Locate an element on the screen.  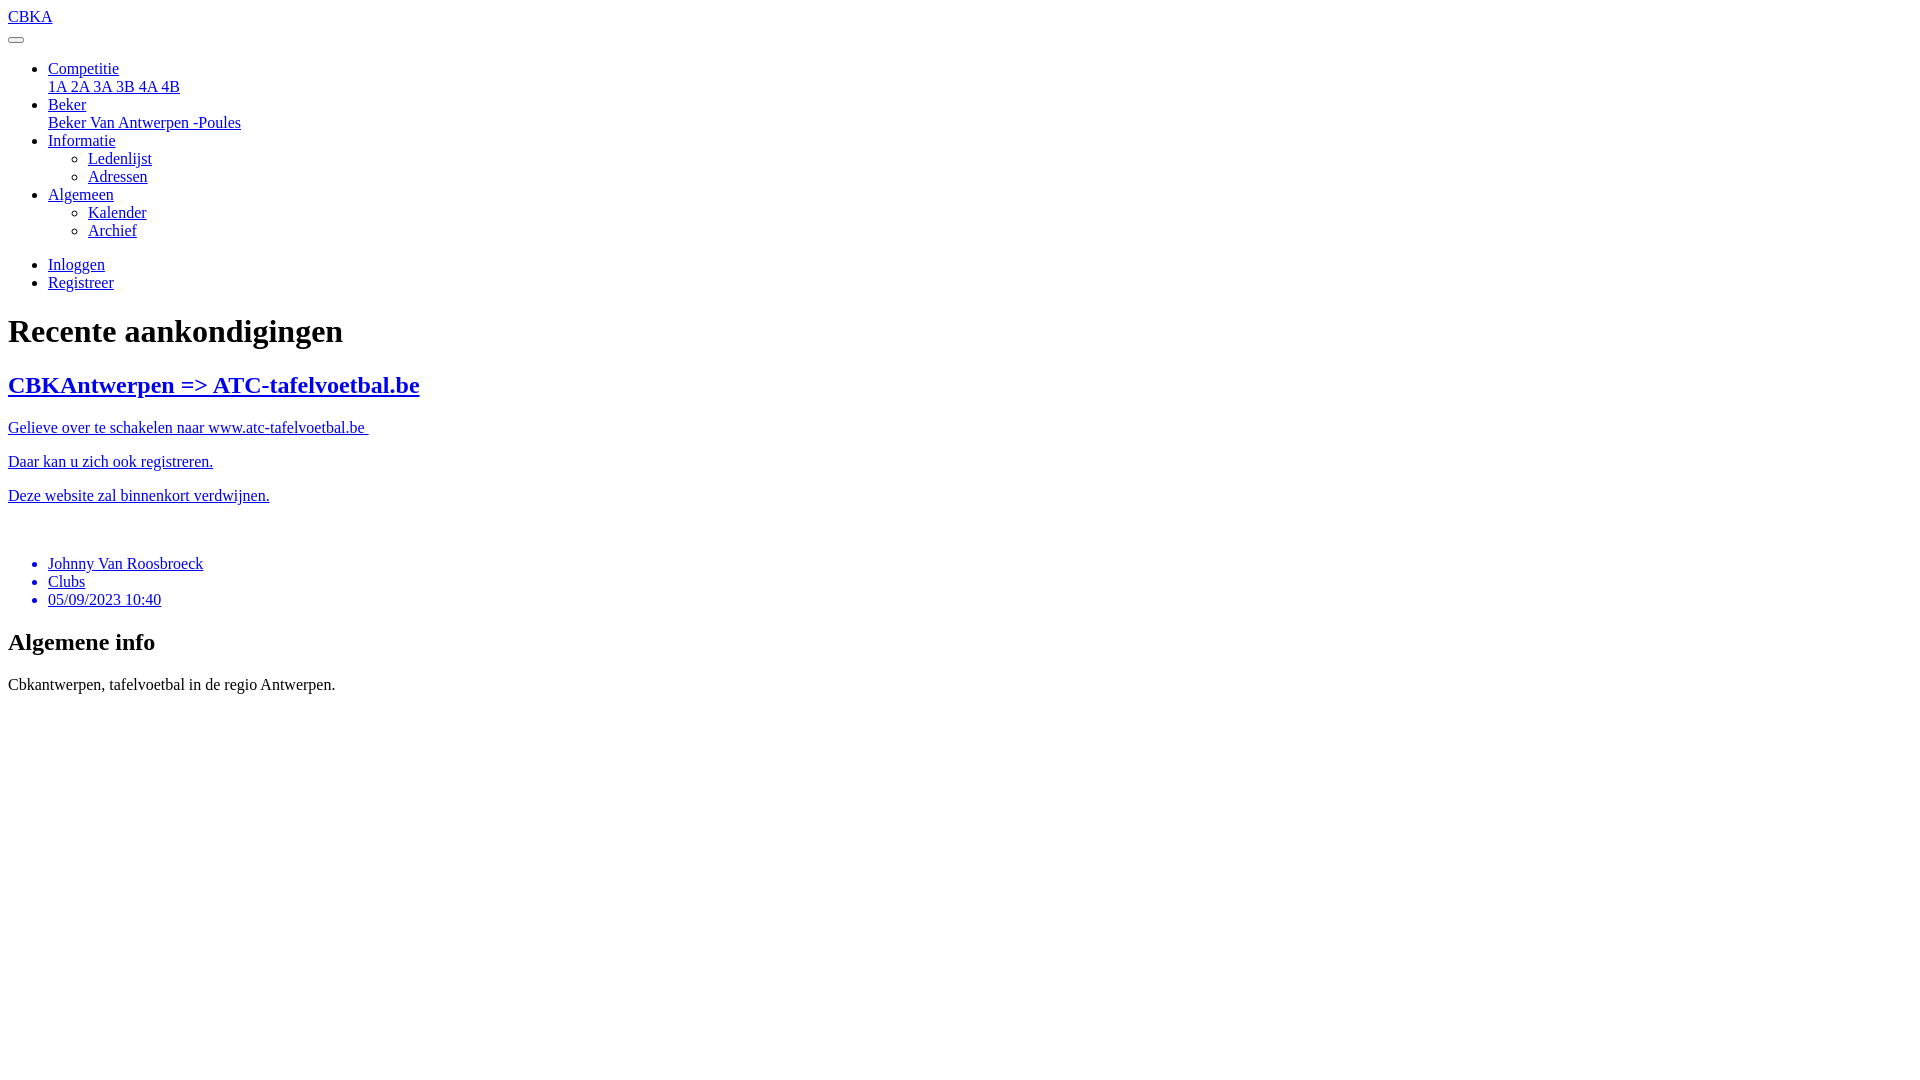
'1A' is located at coordinates (48, 85).